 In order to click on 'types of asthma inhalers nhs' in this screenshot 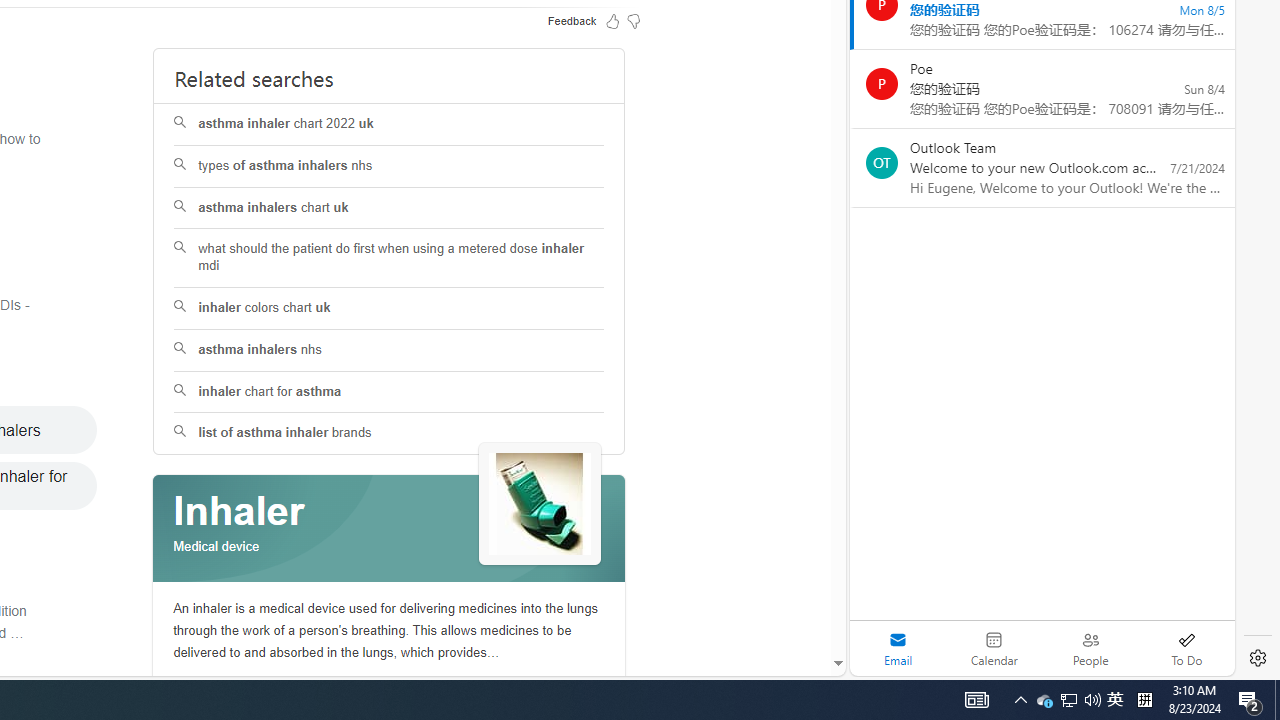, I will do `click(389, 164)`.